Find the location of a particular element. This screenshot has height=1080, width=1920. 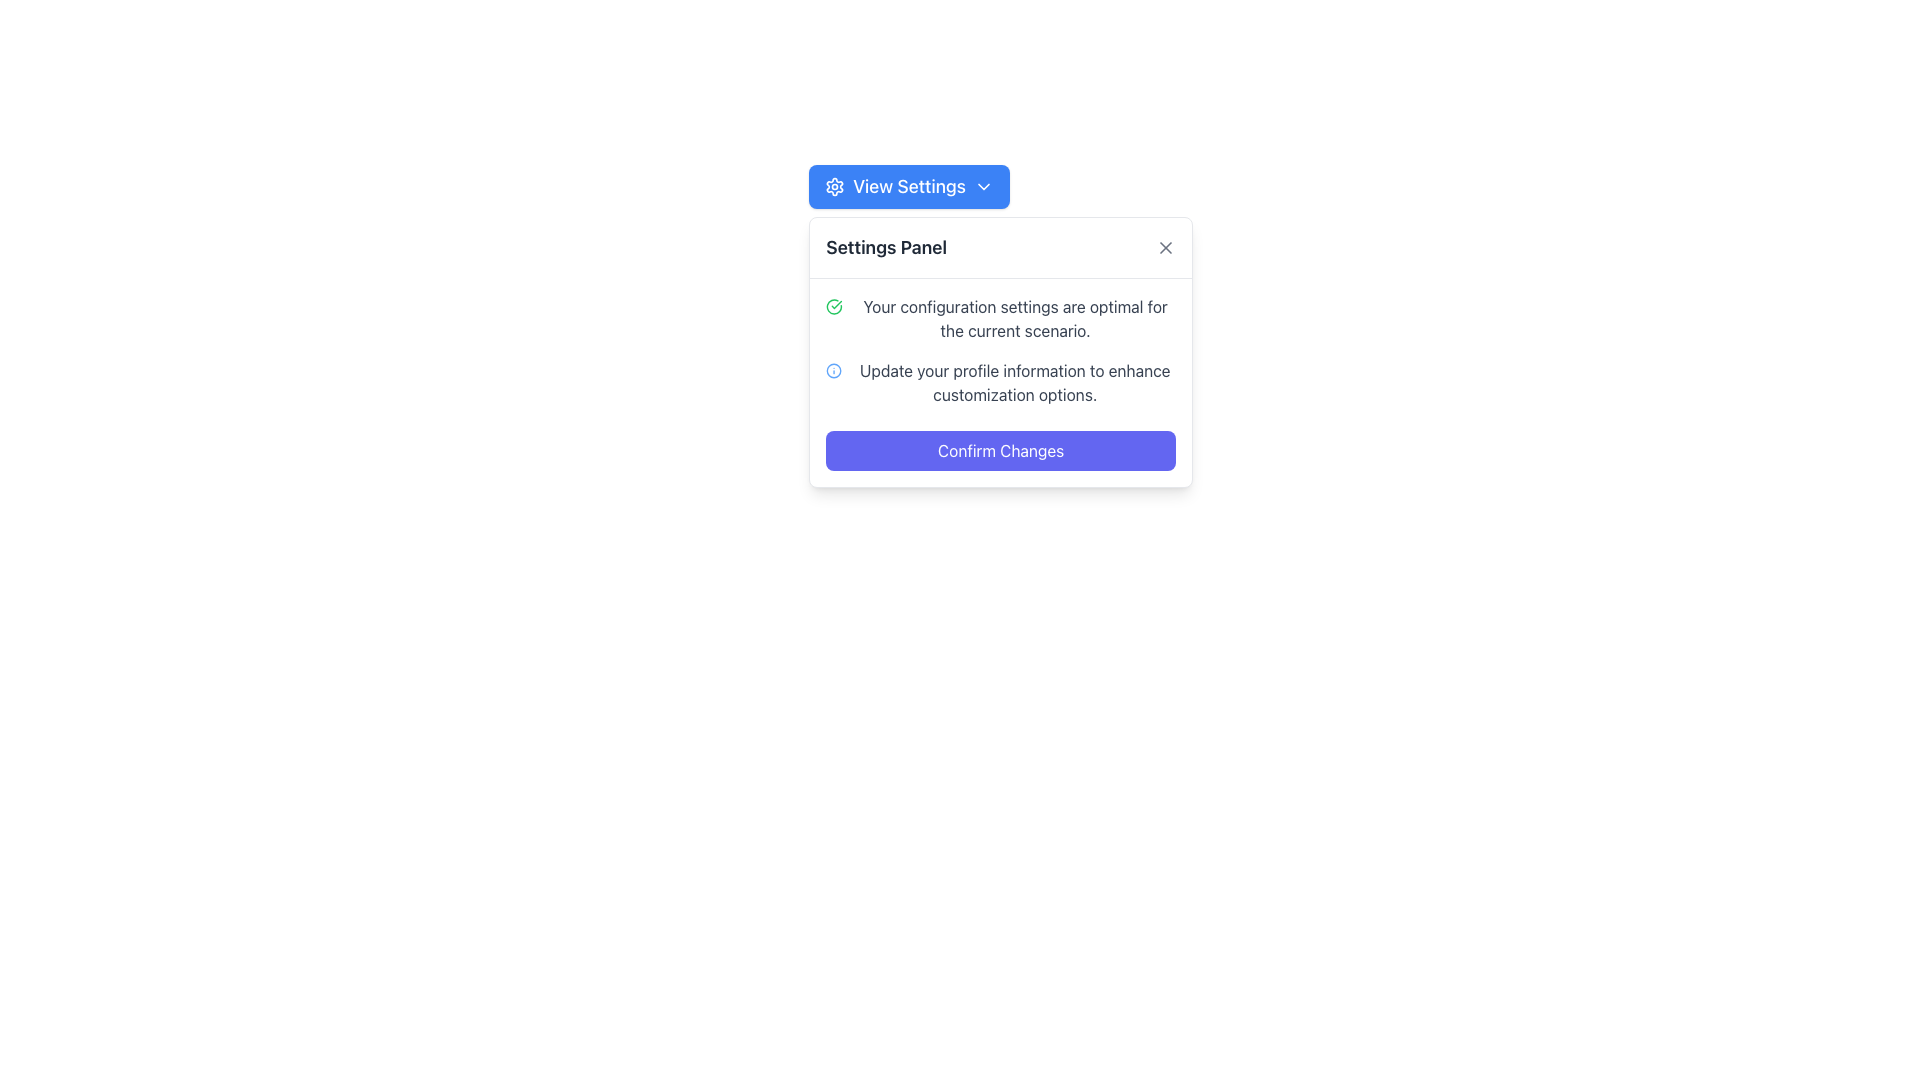

the static text displaying the message 'Your configuration settings are optimal for the current scenario.' located in the settings panel, positioned right next to a green checkmark icon is located at coordinates (1015, 318).